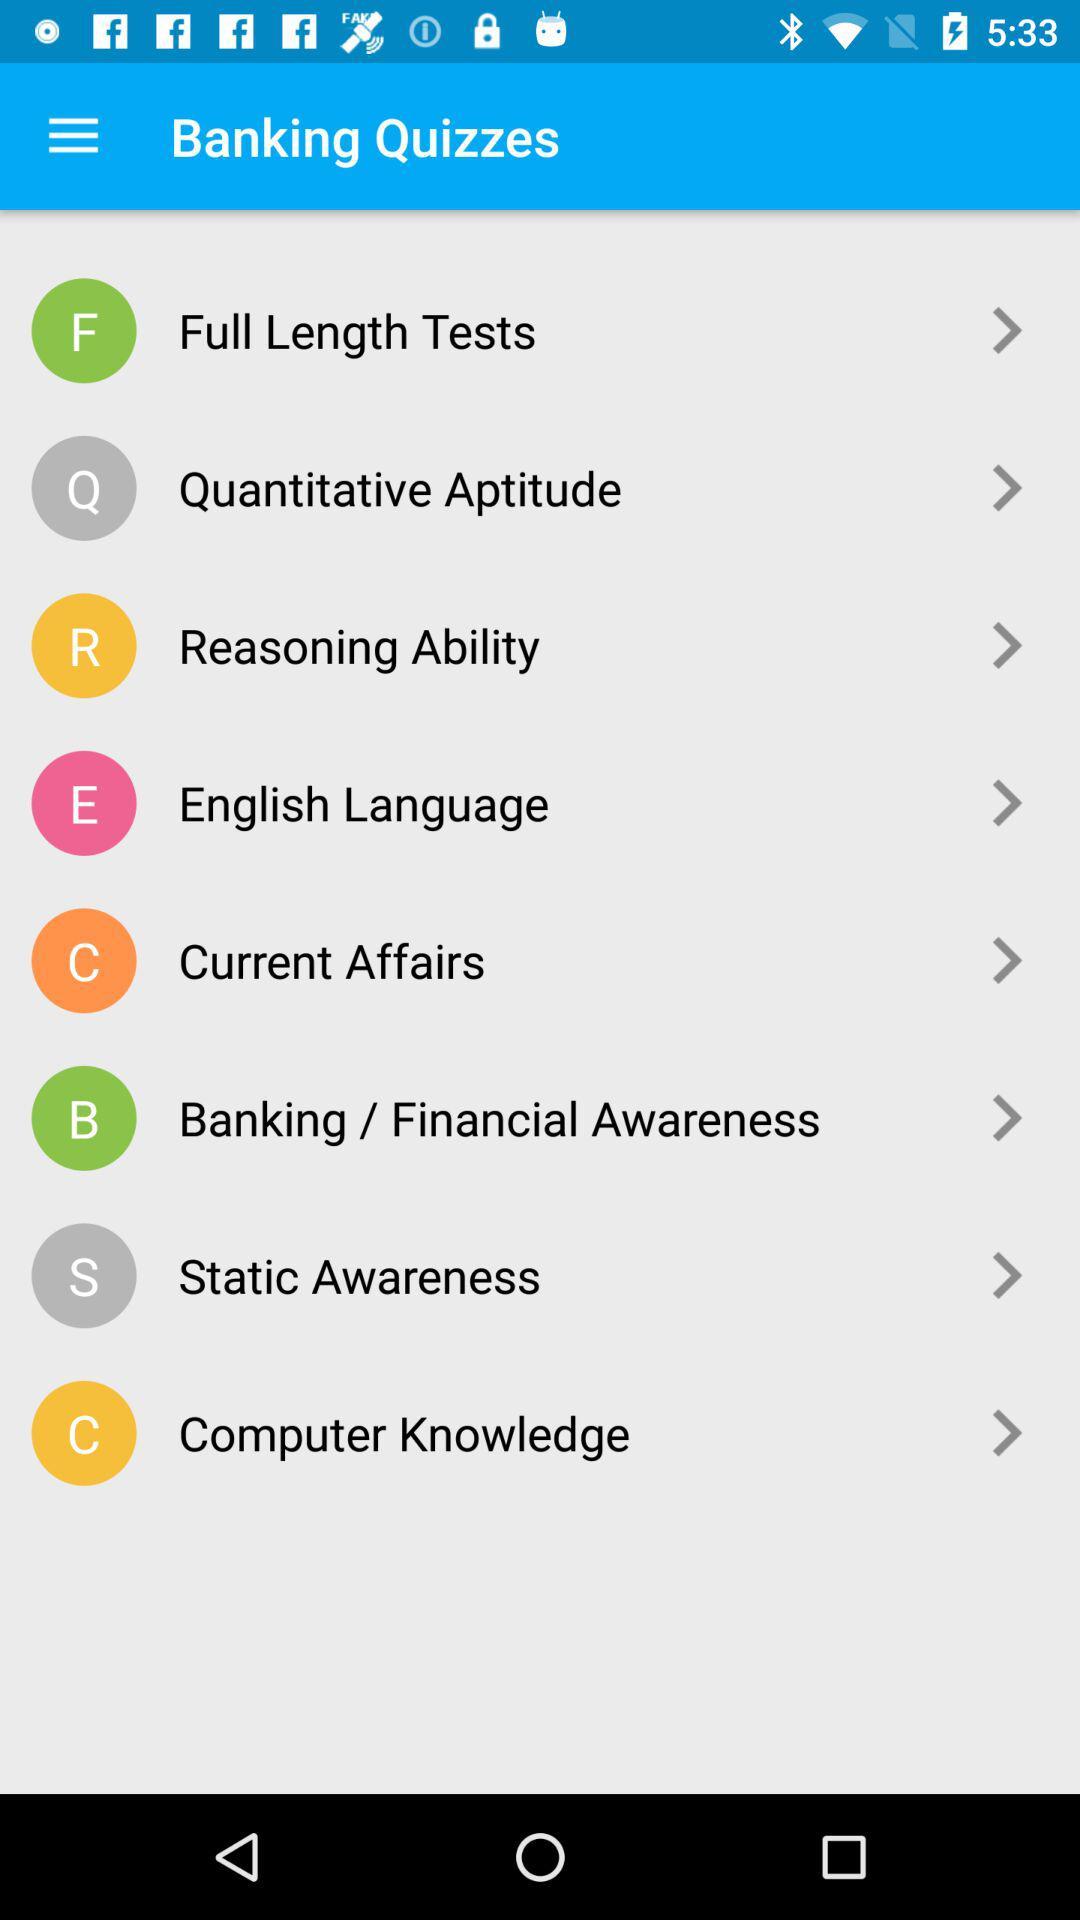 This screenshot has height=1920, width=1080. Describe the element at coordinates (561, 1274) in the screenshot. I see `item below banking / financial awareness item` at that location.